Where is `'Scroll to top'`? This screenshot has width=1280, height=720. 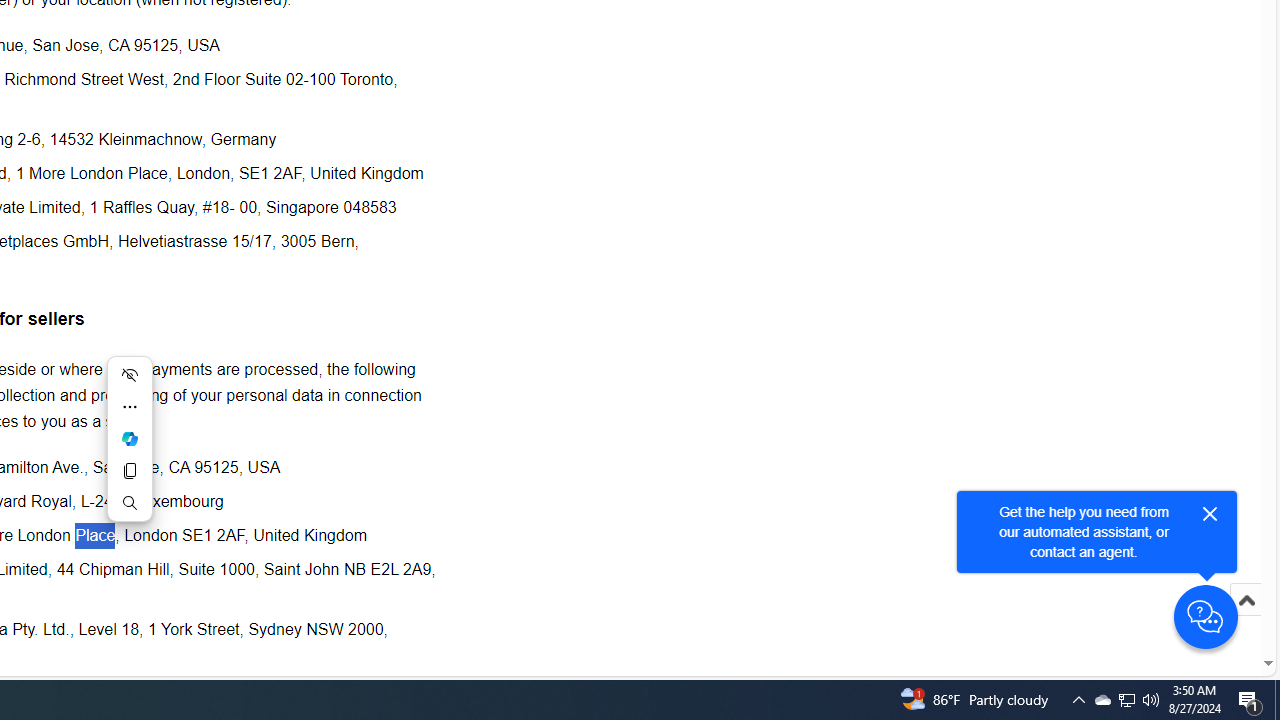 'Scroll to top' is located at coordinates (1245, 598).